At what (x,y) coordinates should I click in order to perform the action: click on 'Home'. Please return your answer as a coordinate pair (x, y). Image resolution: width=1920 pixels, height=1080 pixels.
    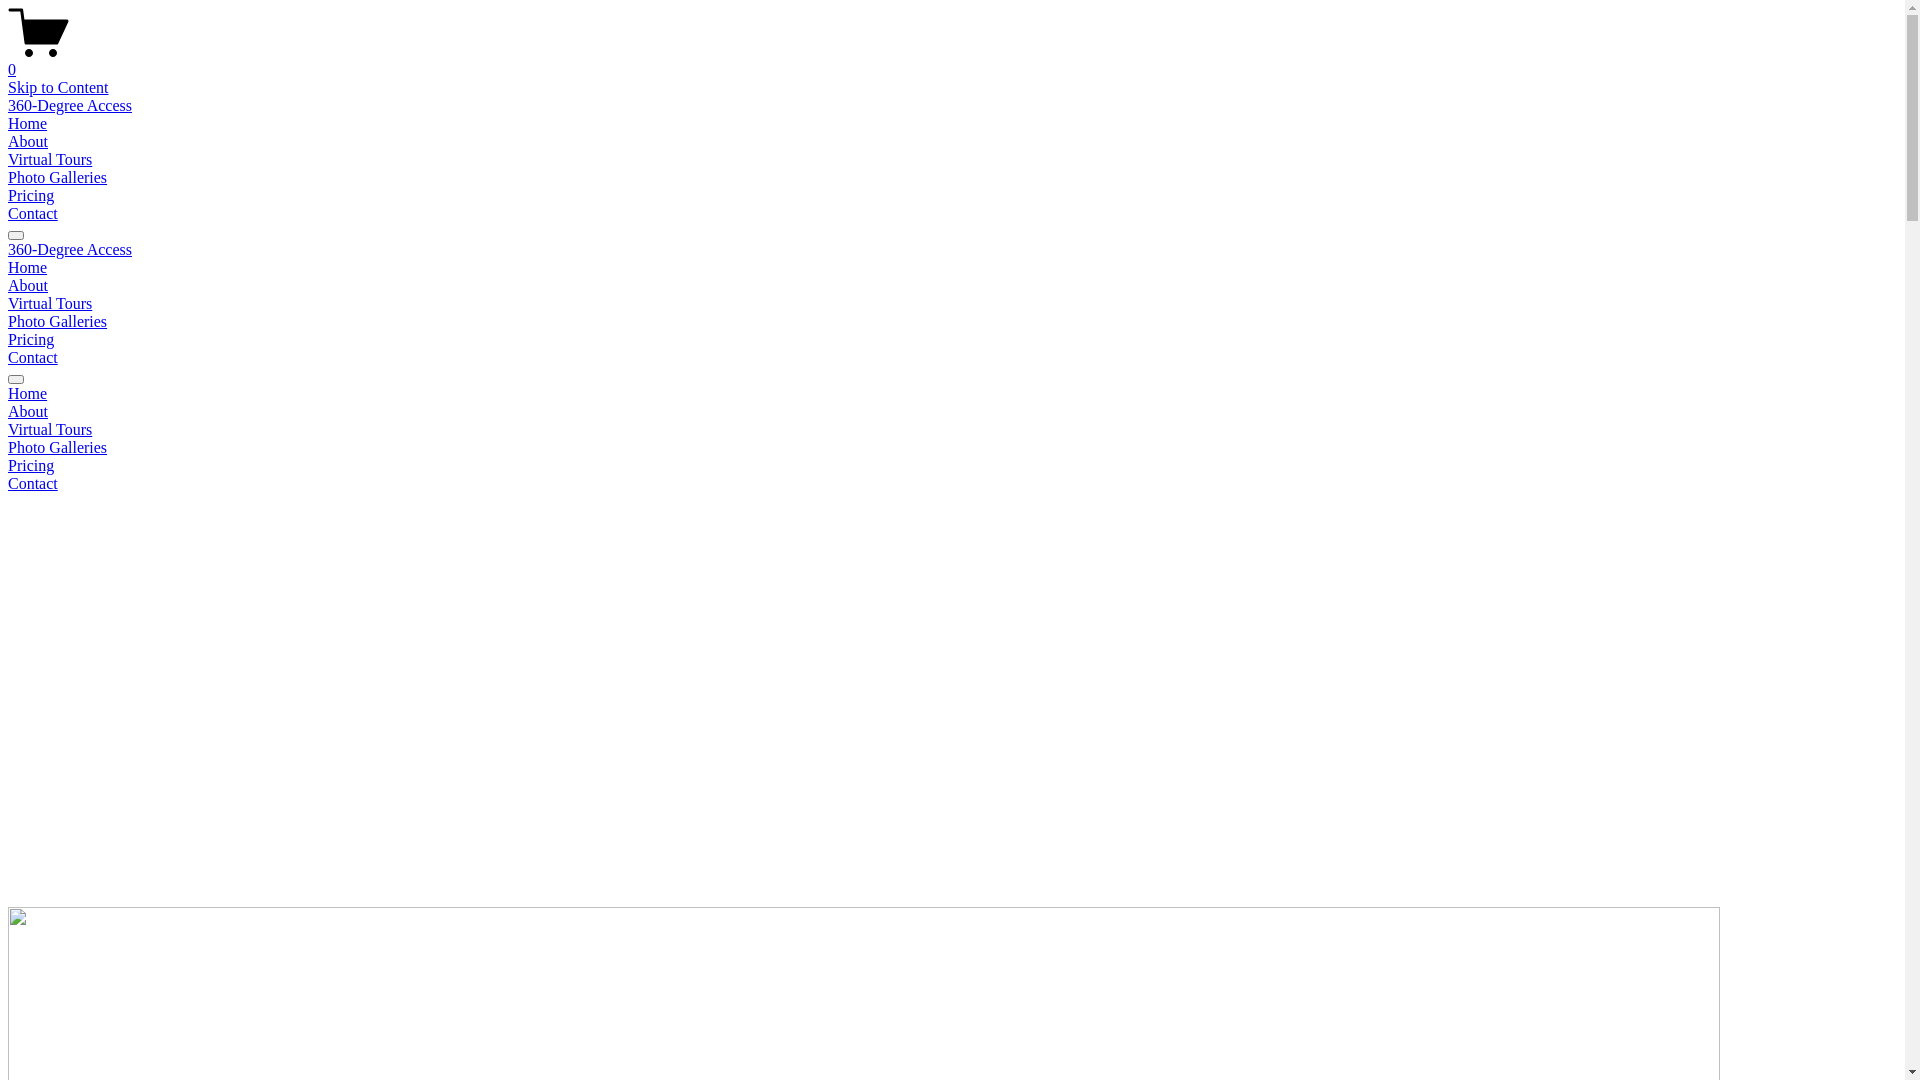
    Looking at the image, I should click on (8, 123).